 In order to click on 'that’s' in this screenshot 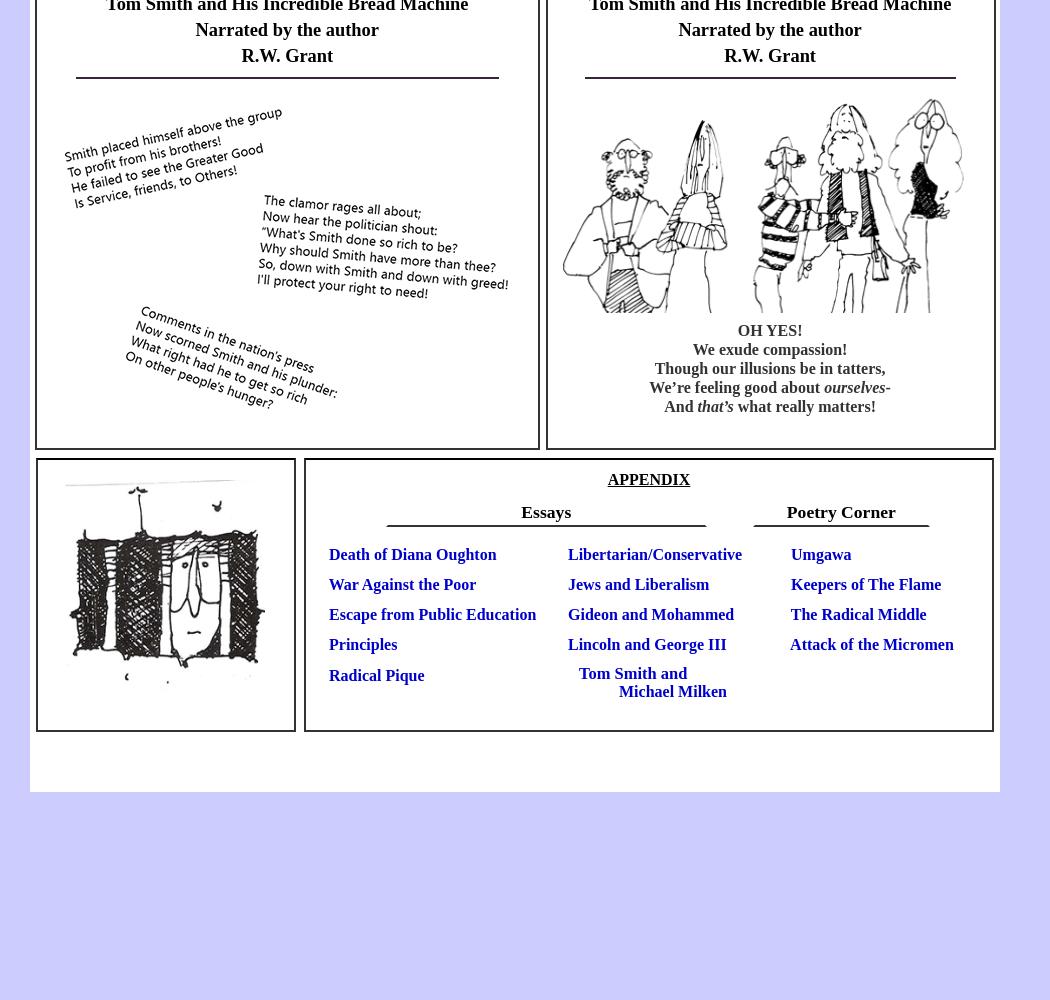, I will do `click(696, 406)`.